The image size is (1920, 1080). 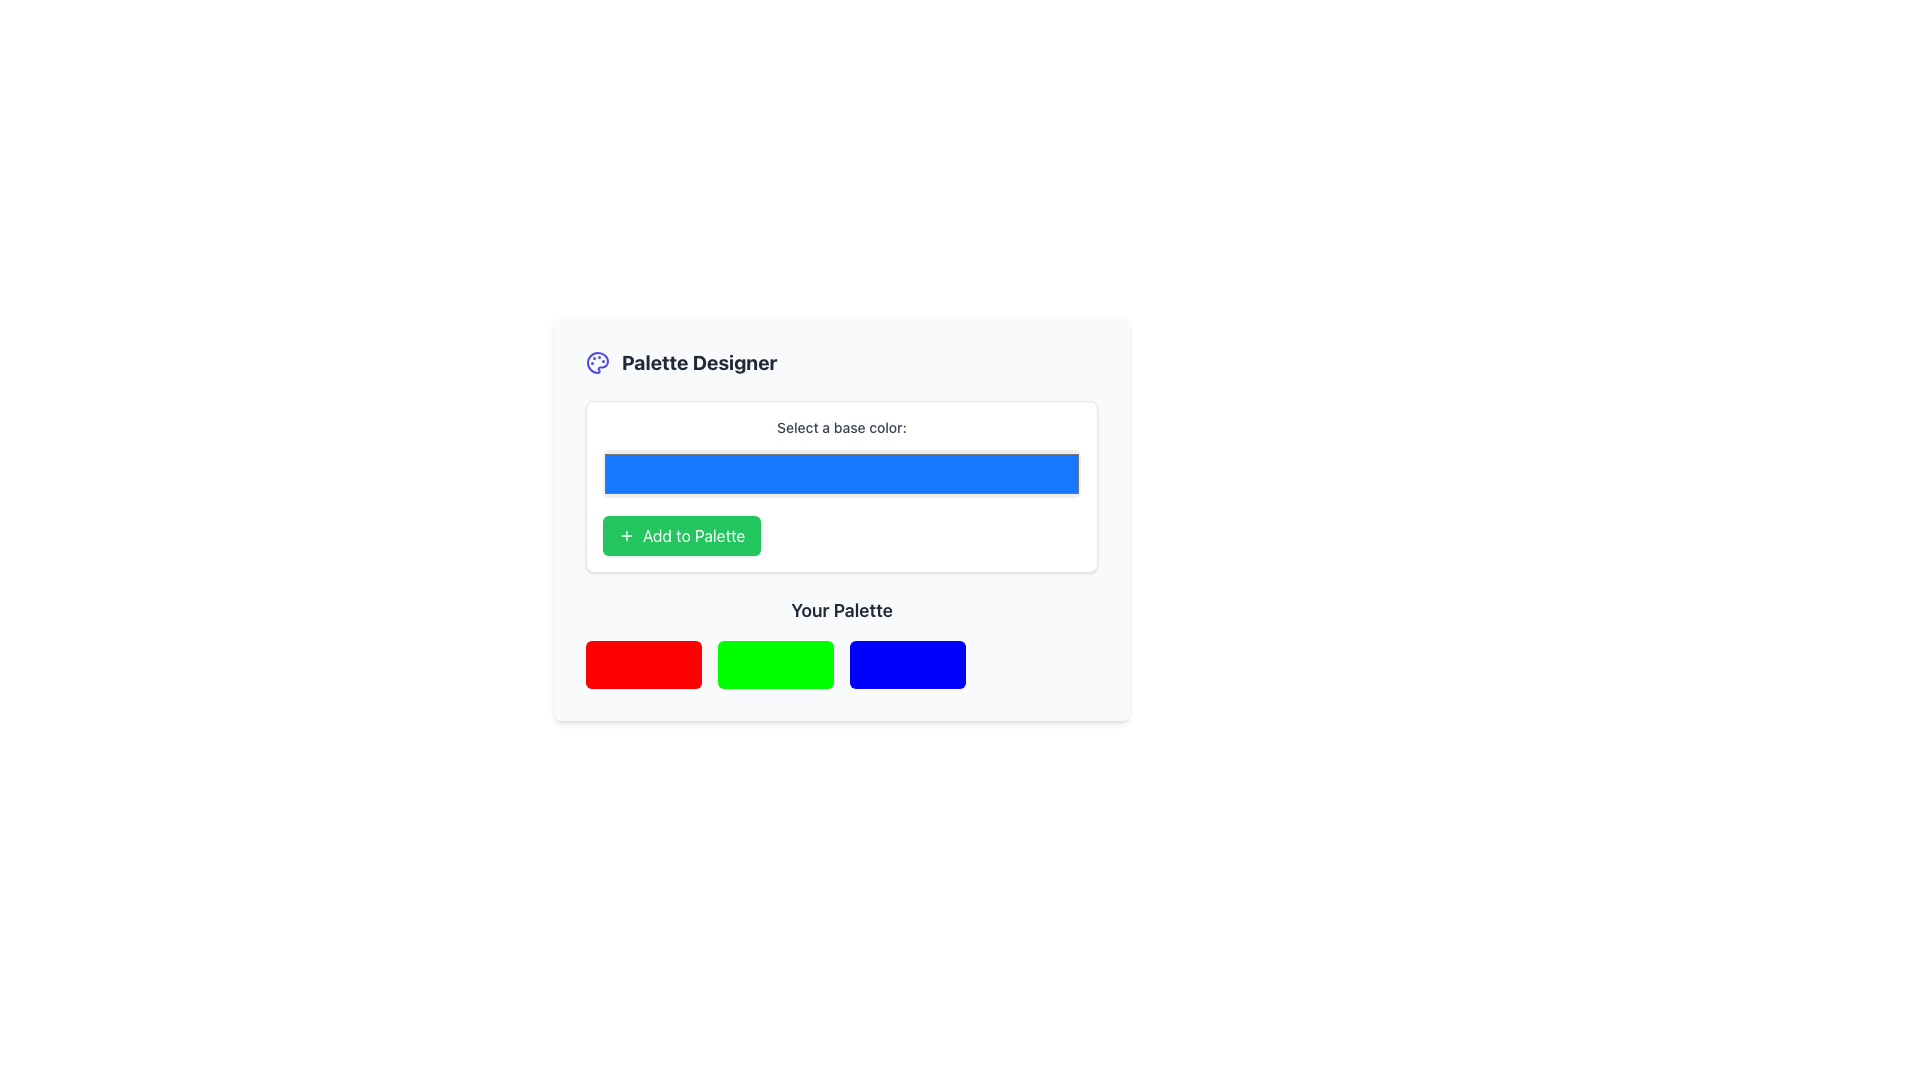 I want to click on the 'Palette Designer' text label to copy its content, so click(x=699, y=362).